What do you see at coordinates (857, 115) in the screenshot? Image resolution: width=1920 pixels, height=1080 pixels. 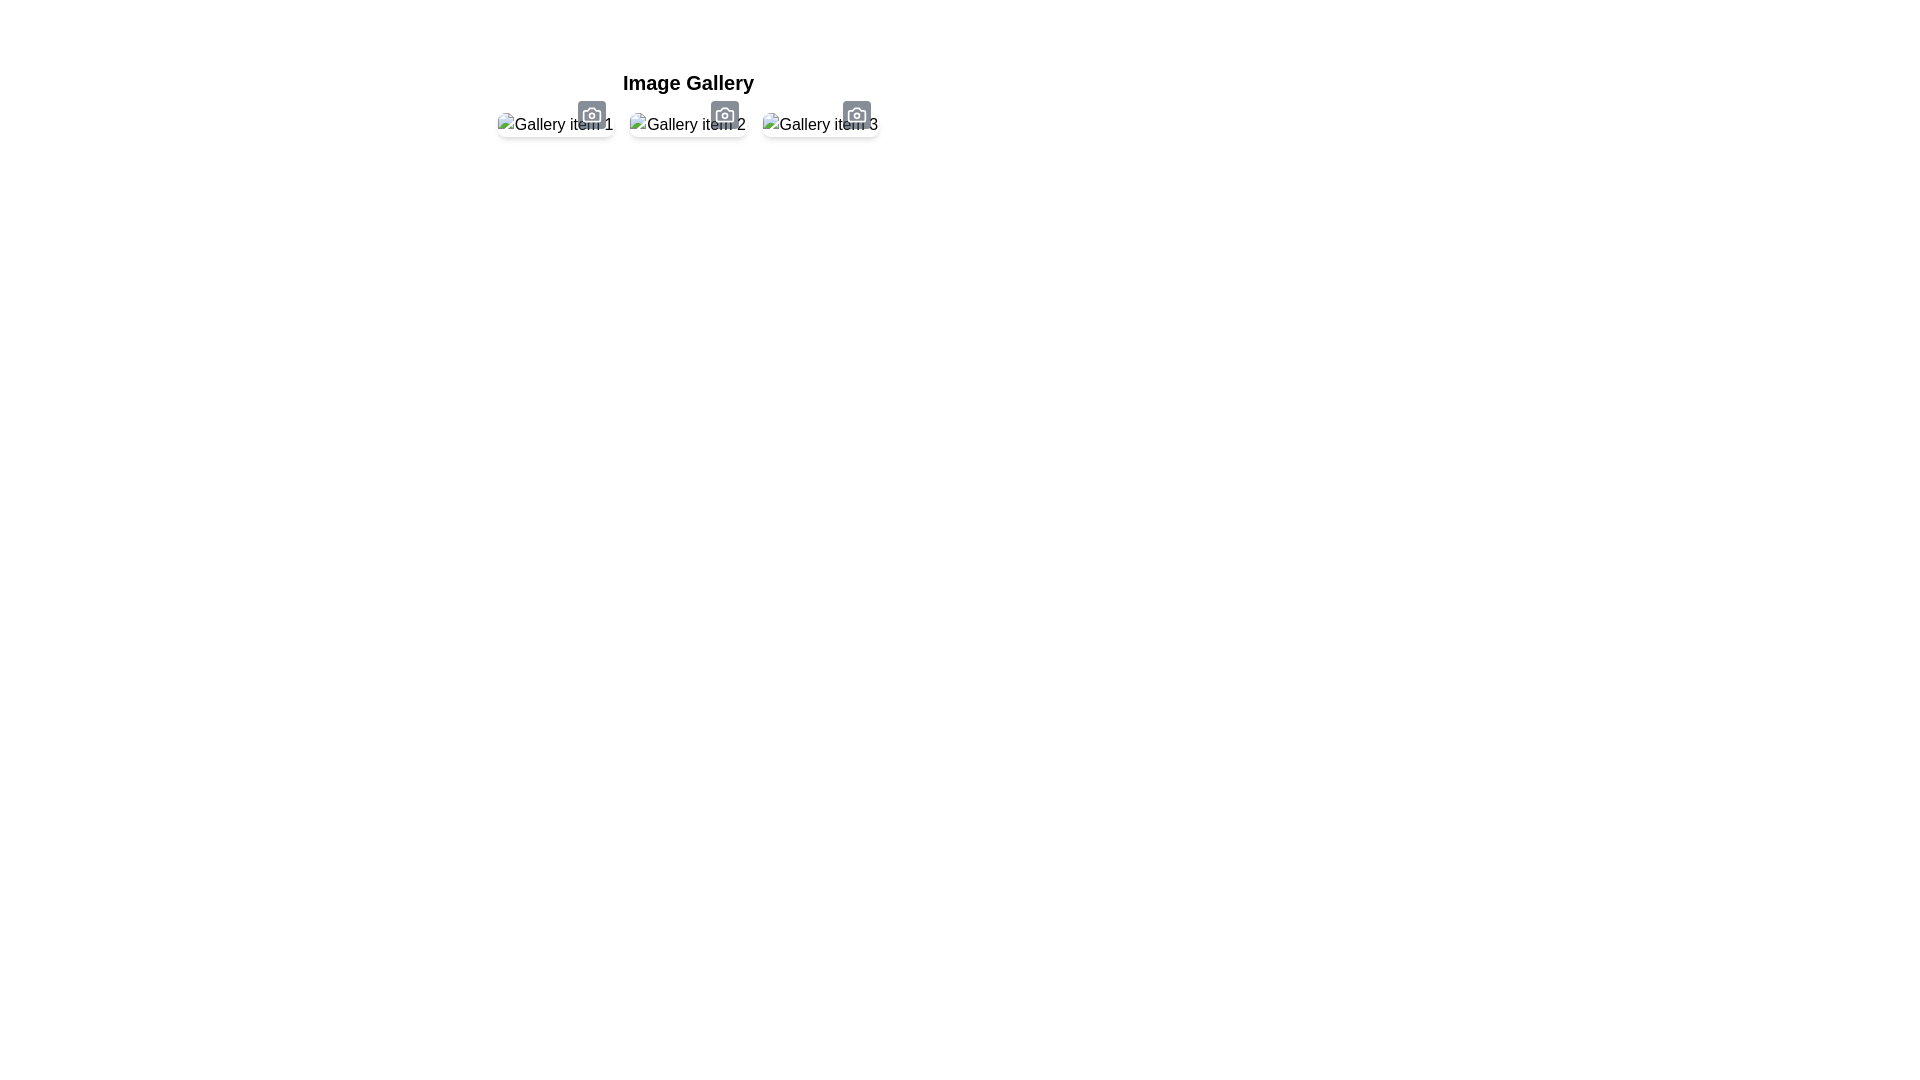 I see `the minimalistic camera icon located at the bottom-right corner of the third item in the 'Image Gallery'` at bounding box center [857, 115].